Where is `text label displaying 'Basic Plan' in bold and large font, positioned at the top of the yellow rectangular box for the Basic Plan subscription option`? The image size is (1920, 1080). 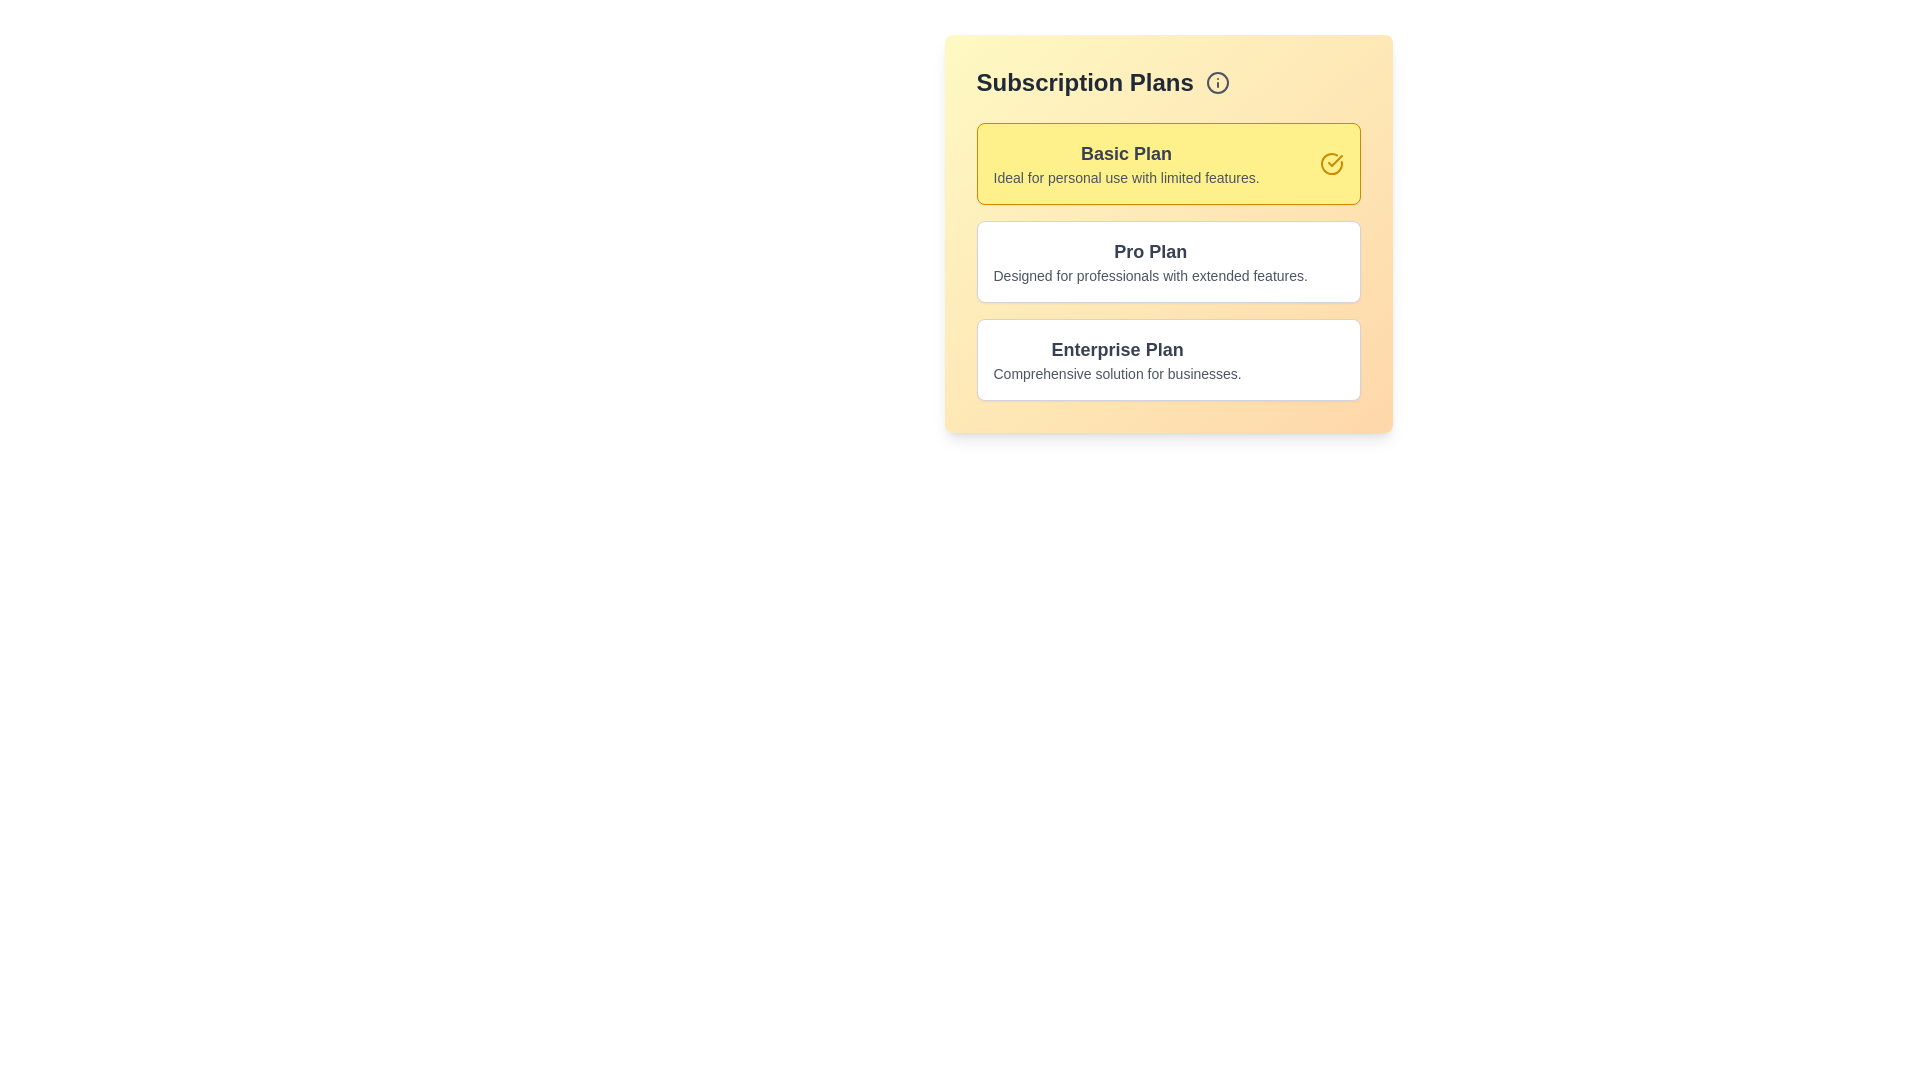 text label displaying 'Basic Plan' in bold and large font, positioned at the top of the yellow rectangular box for the Basic Plan subscription option is located at coordinates (1126, 153).